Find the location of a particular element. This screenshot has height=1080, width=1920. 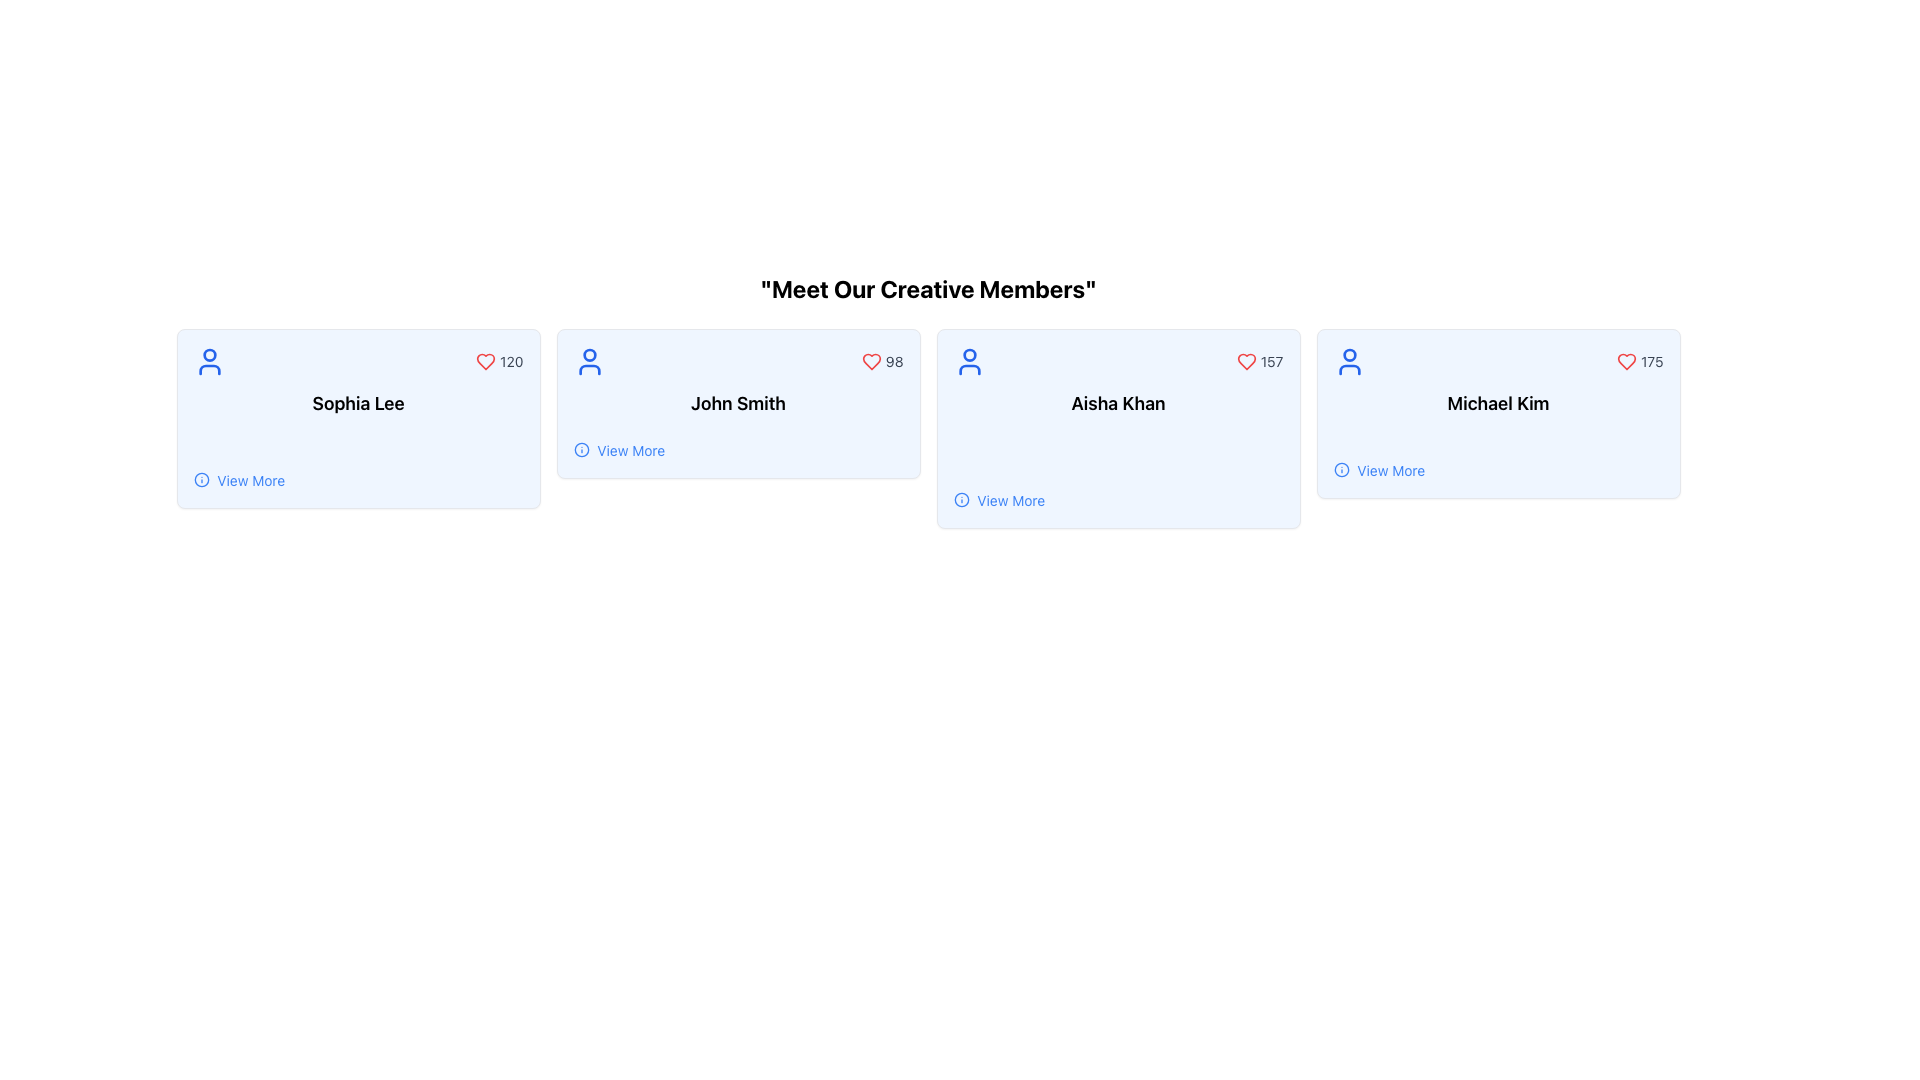

the Interactive Text Link for 'Sophia Lee' is located at coordinates (239, 479).